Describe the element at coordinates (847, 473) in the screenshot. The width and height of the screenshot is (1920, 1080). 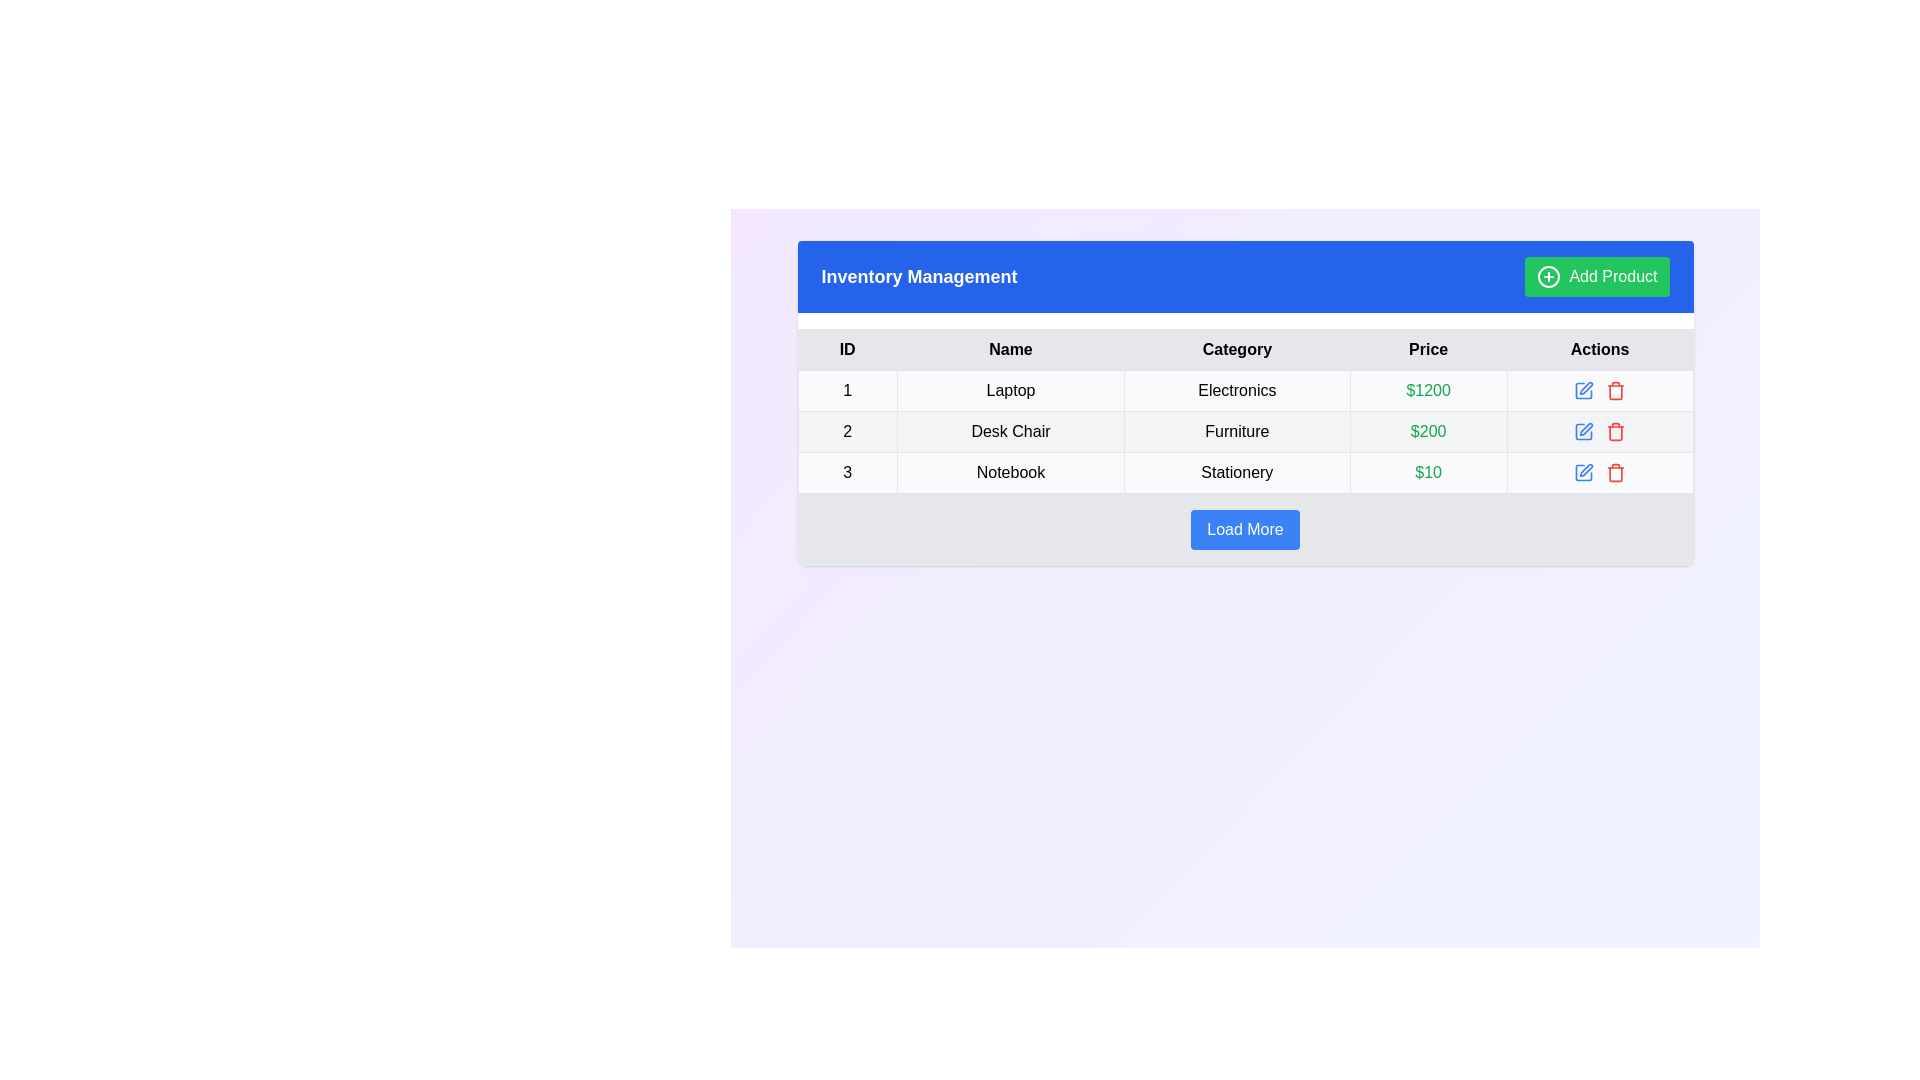
I see `the text element that displays the unique identifier of the data entry in the third row of the table under the 'ID' column` at that location.